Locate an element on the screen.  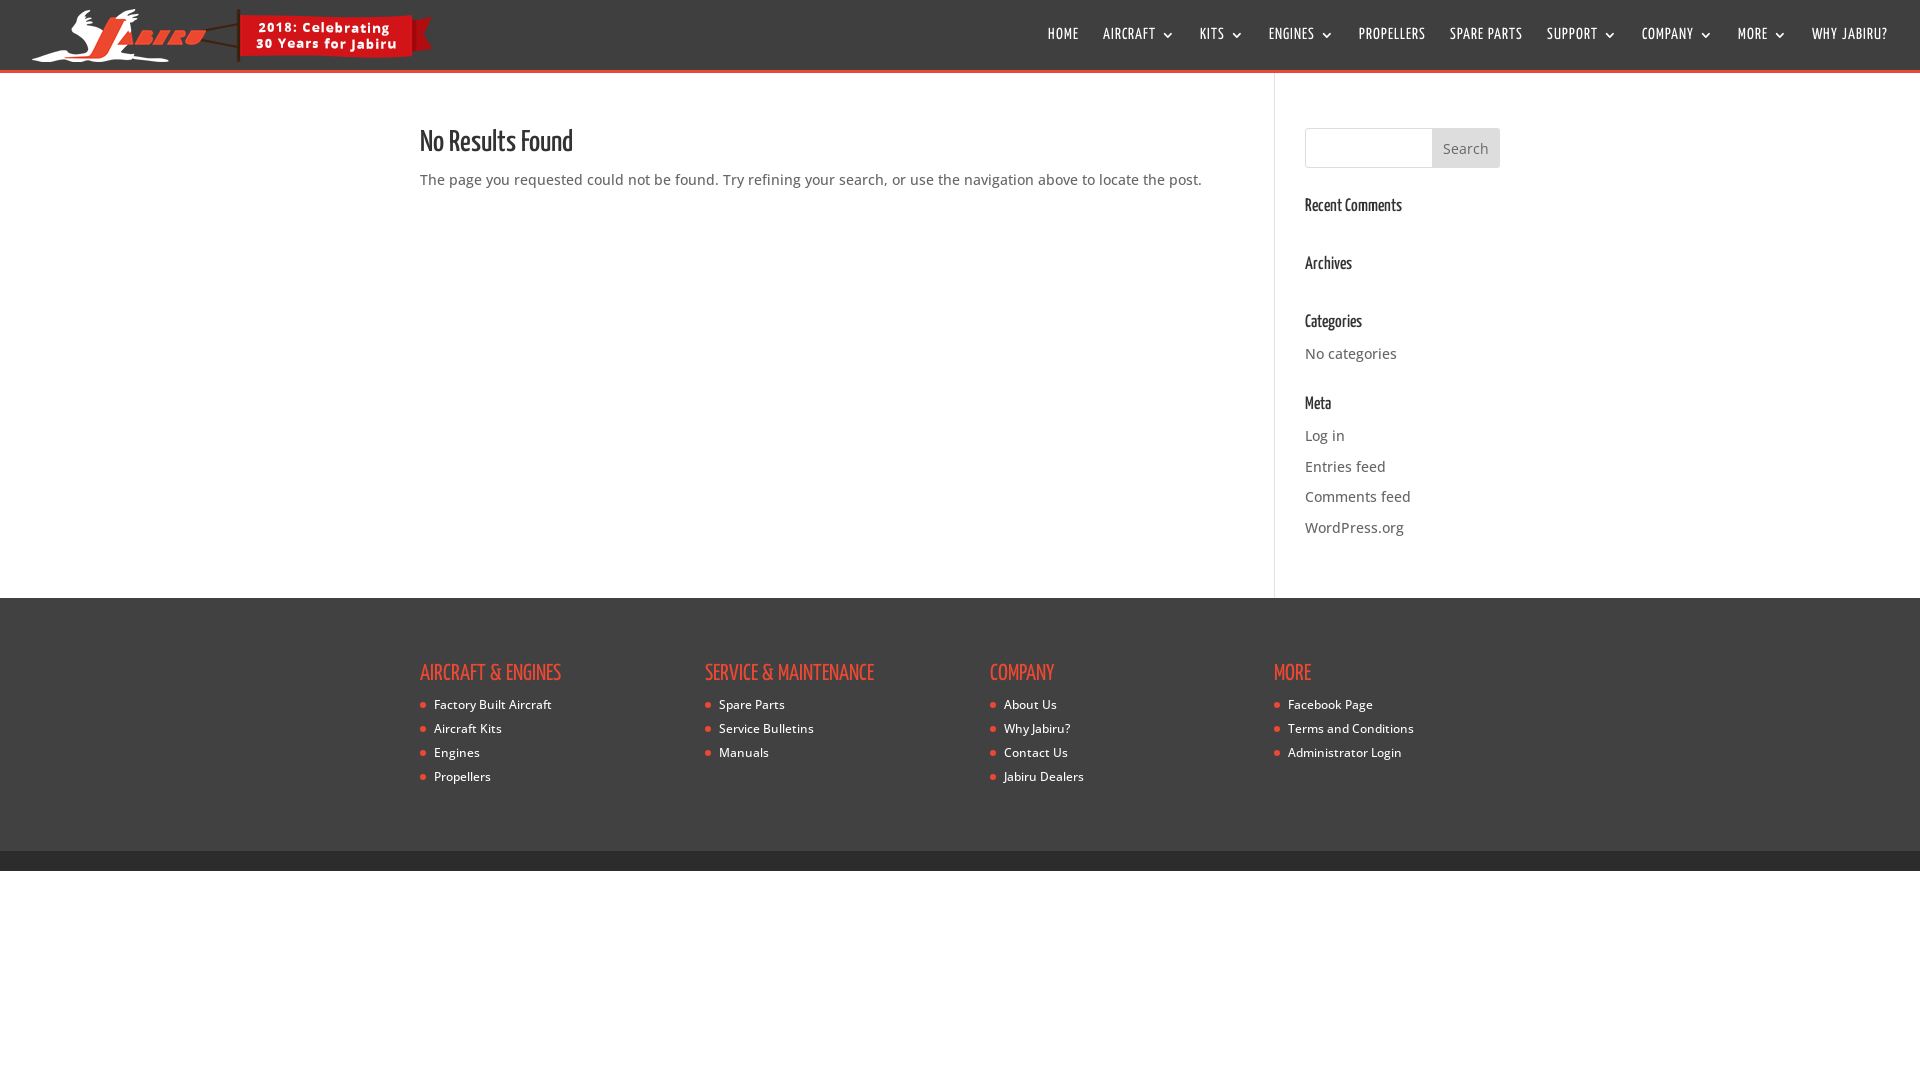
'COMPANY' is located at coordinates (1678, 48).